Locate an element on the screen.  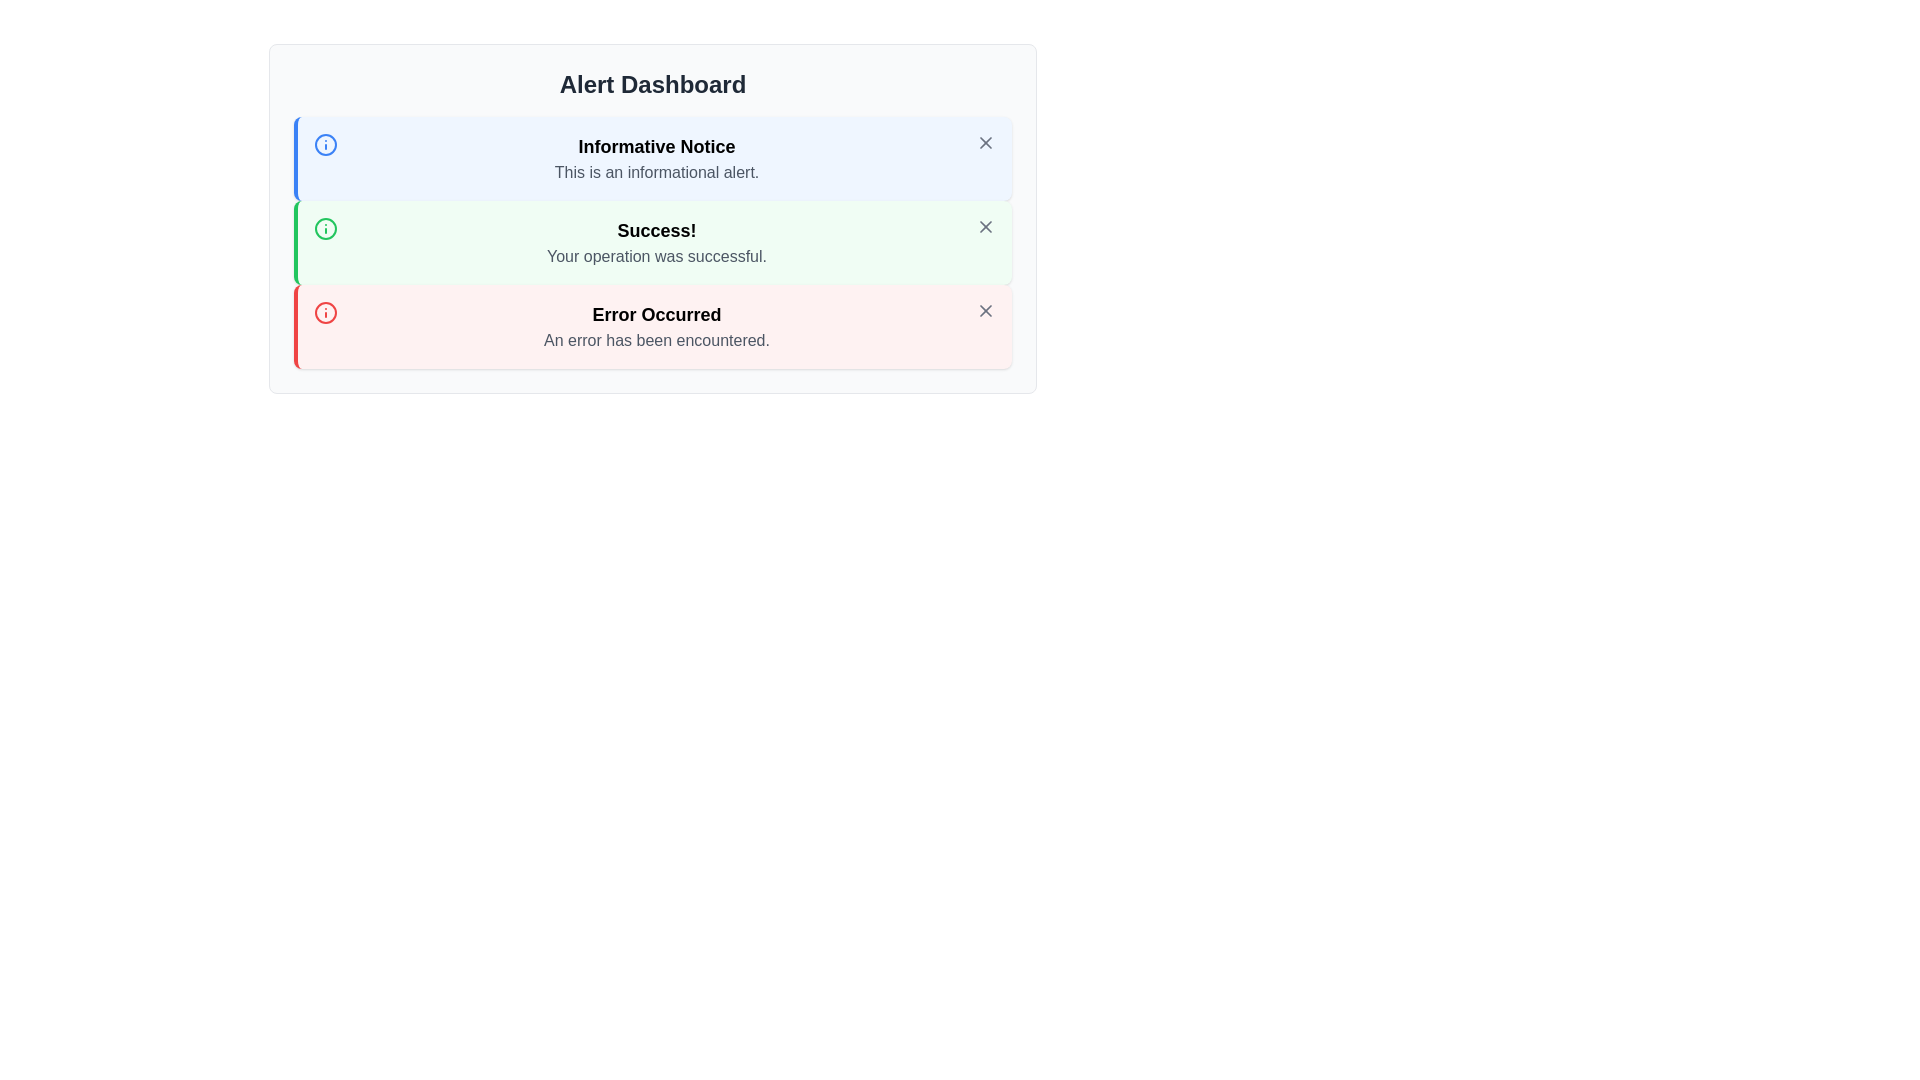
circular icon with a green outline and a vertical line and dot in the center, located to the left of the 'Success!' alert notification is located at coordinates (326, 227).